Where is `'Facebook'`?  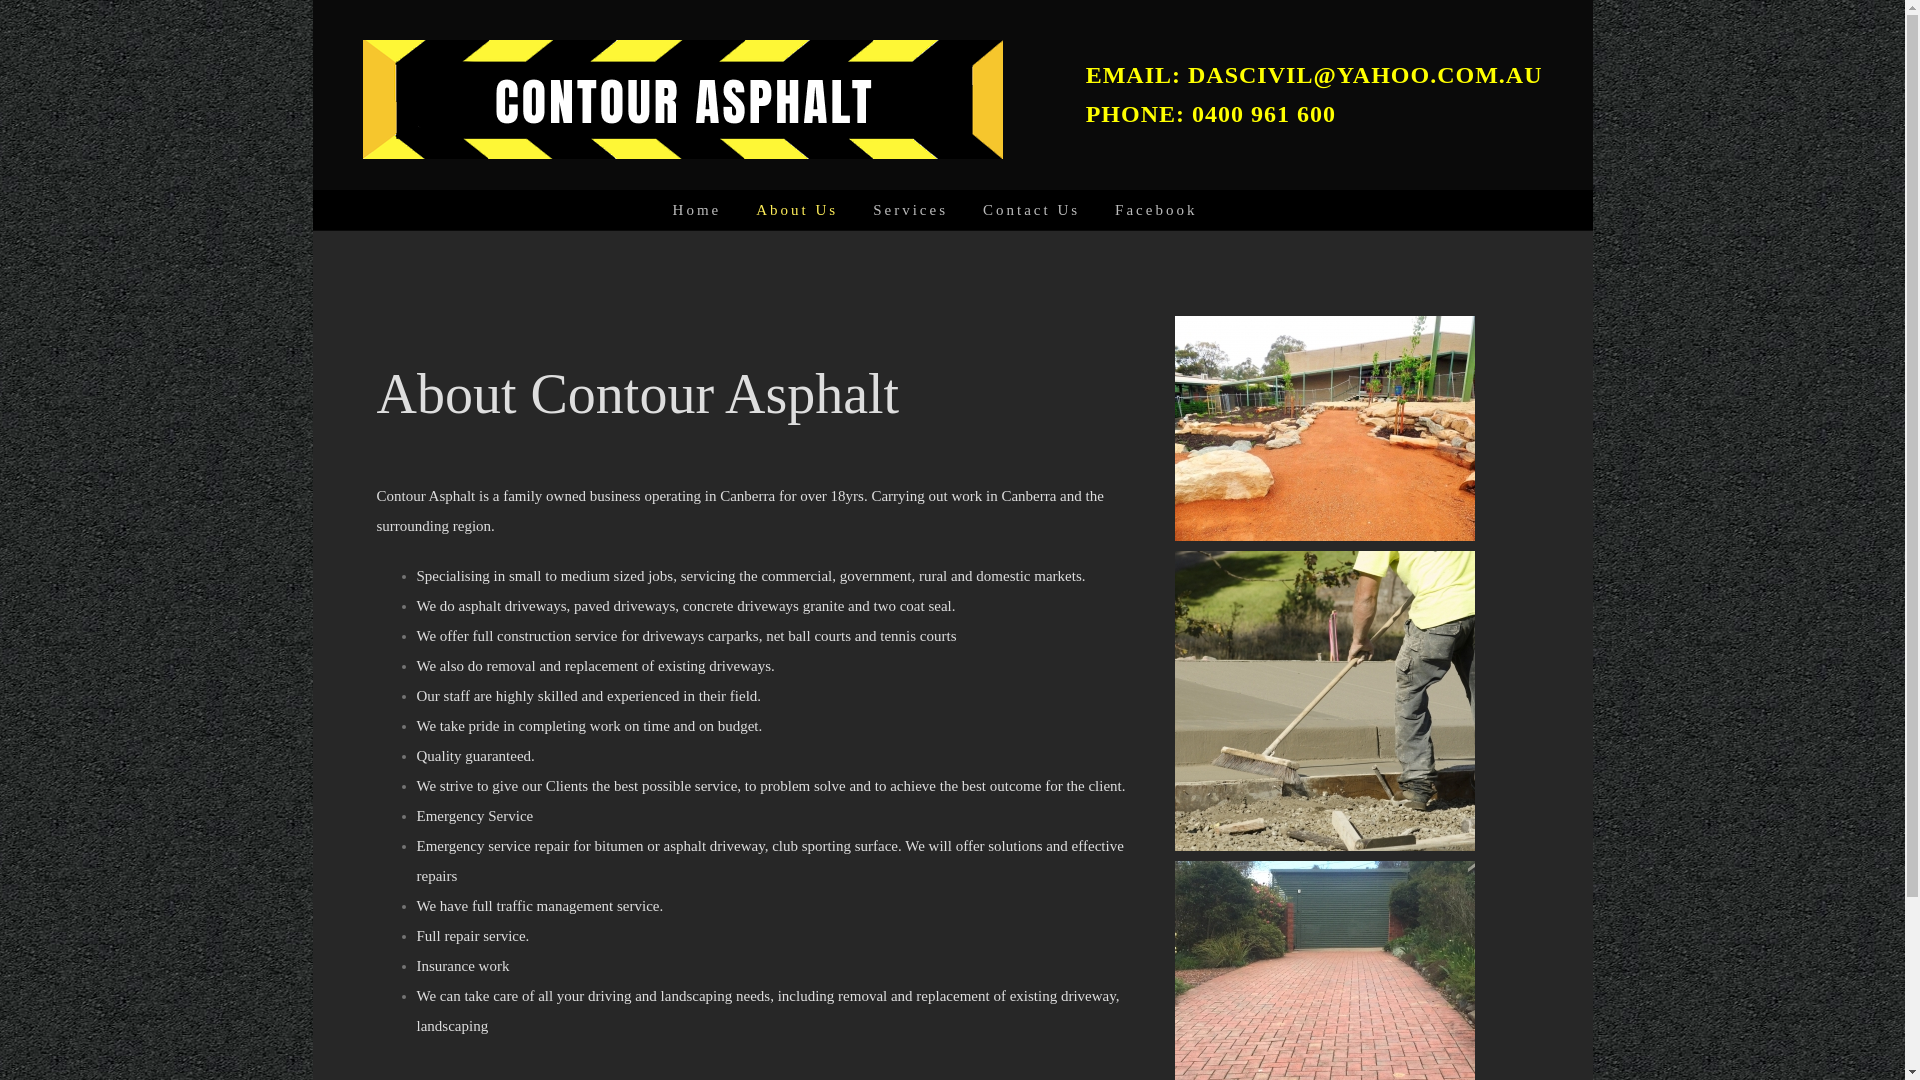
'Facebook' is located at coordinates (1156, 209).